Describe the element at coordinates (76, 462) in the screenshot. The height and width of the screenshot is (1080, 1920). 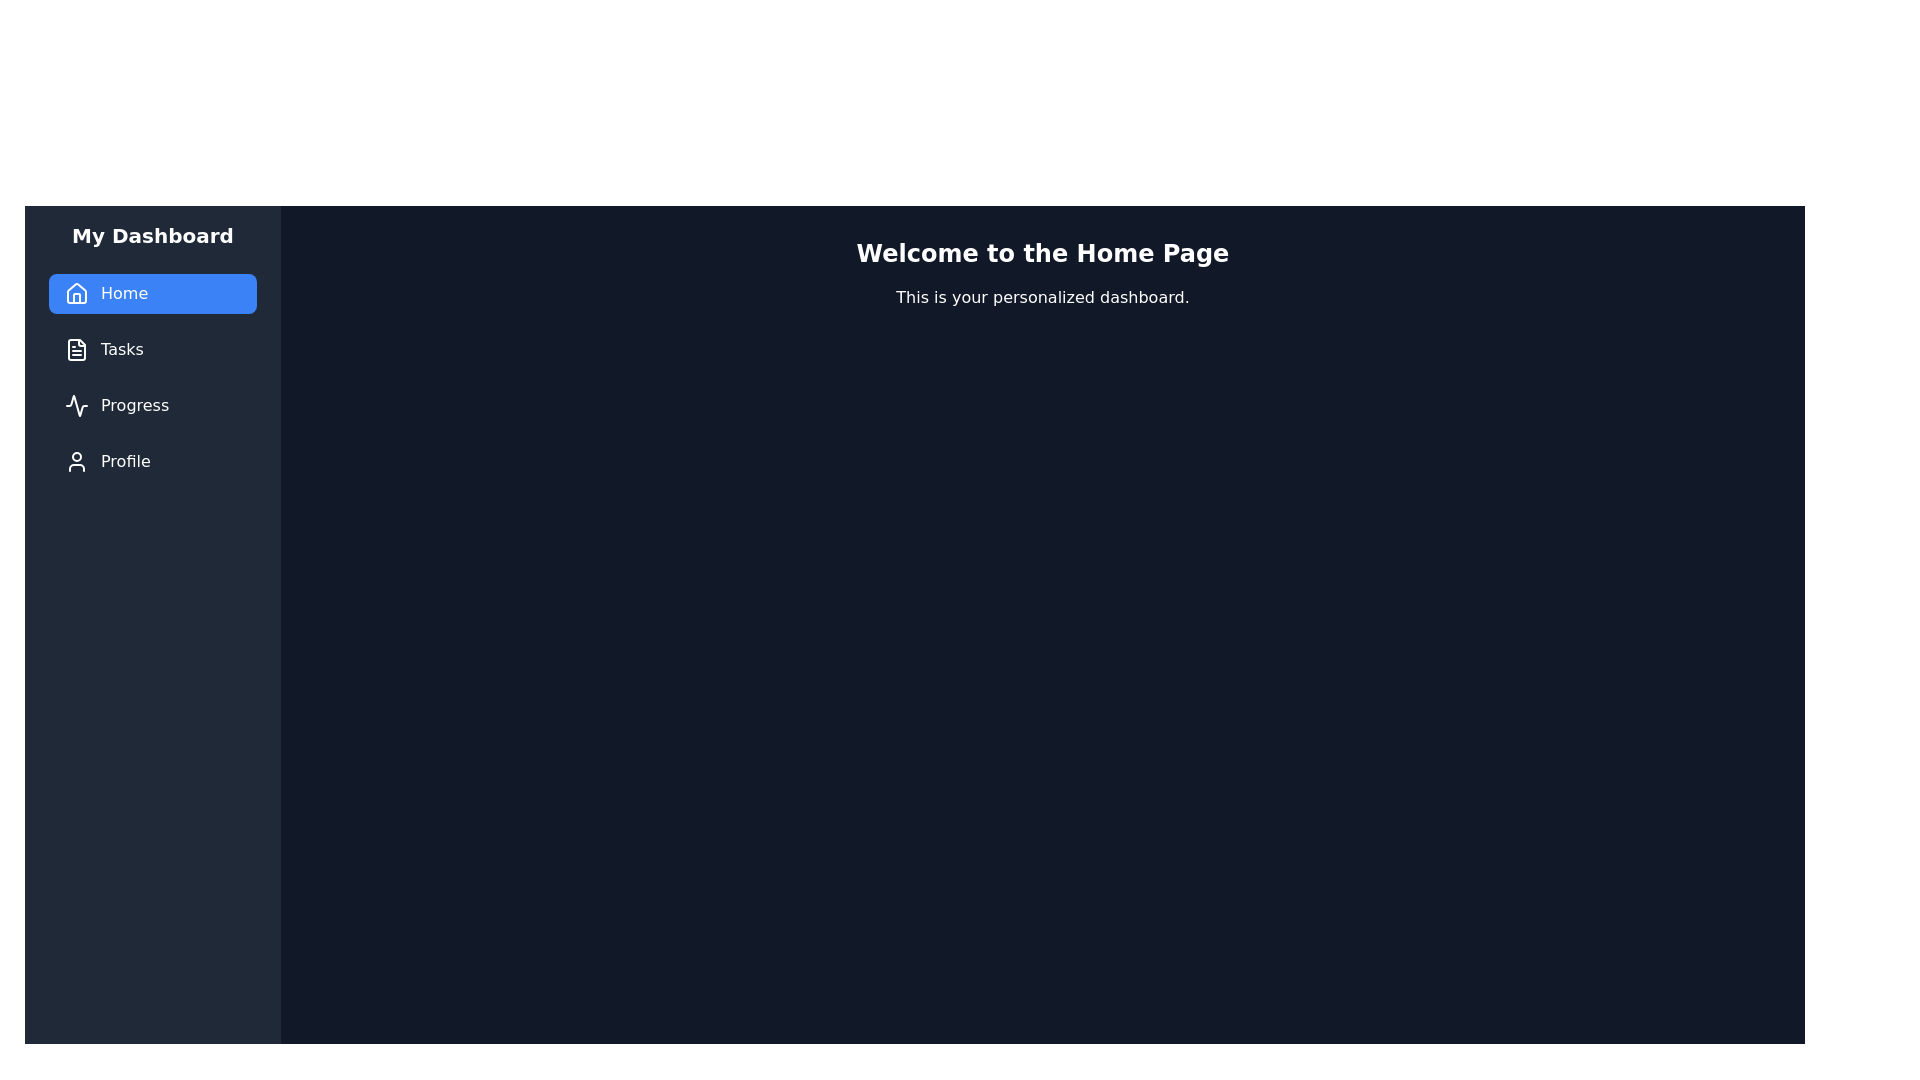
I see `the 'Profile' navigation icon located in the sidebar menu` at that location.